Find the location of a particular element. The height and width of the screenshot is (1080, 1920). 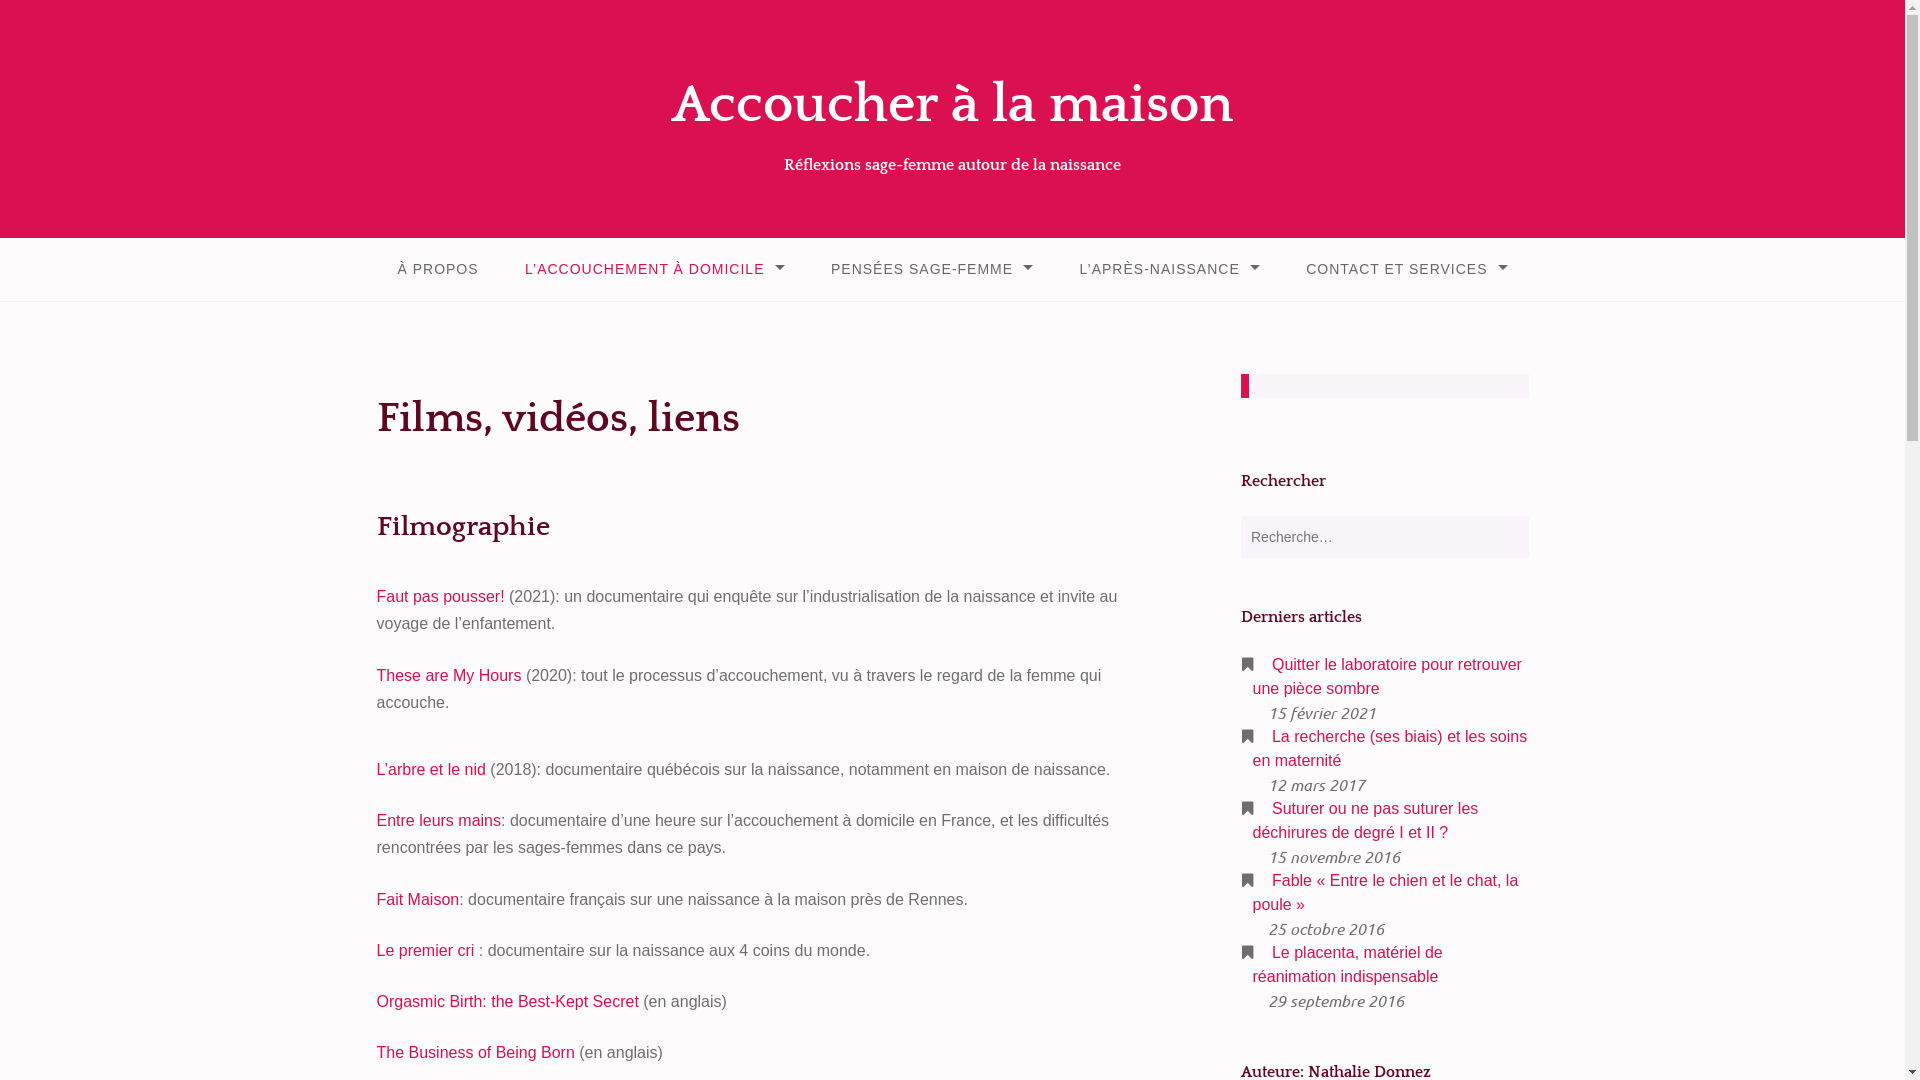

'Fait Maison' is located at coordinates (416, 898).